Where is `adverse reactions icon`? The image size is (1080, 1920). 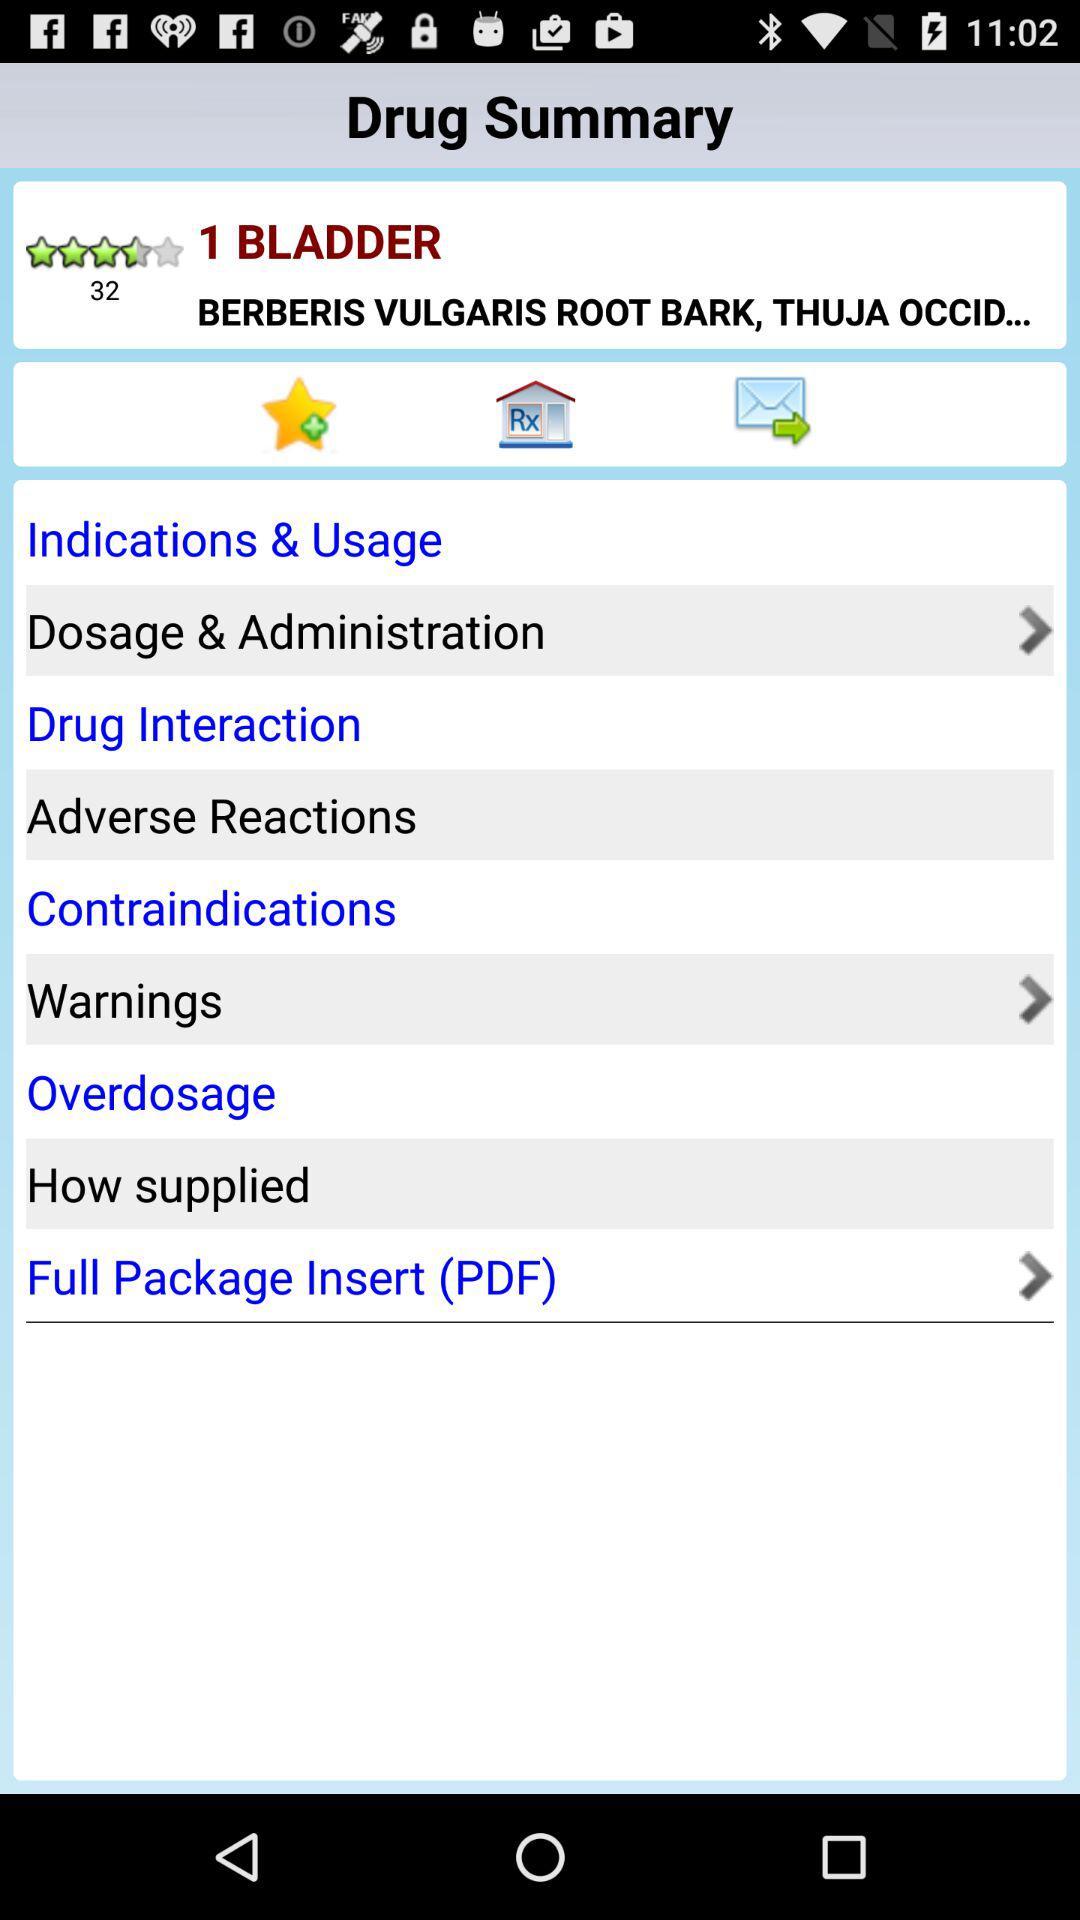 adverse reactions icon is located at coordinates (532, 814).